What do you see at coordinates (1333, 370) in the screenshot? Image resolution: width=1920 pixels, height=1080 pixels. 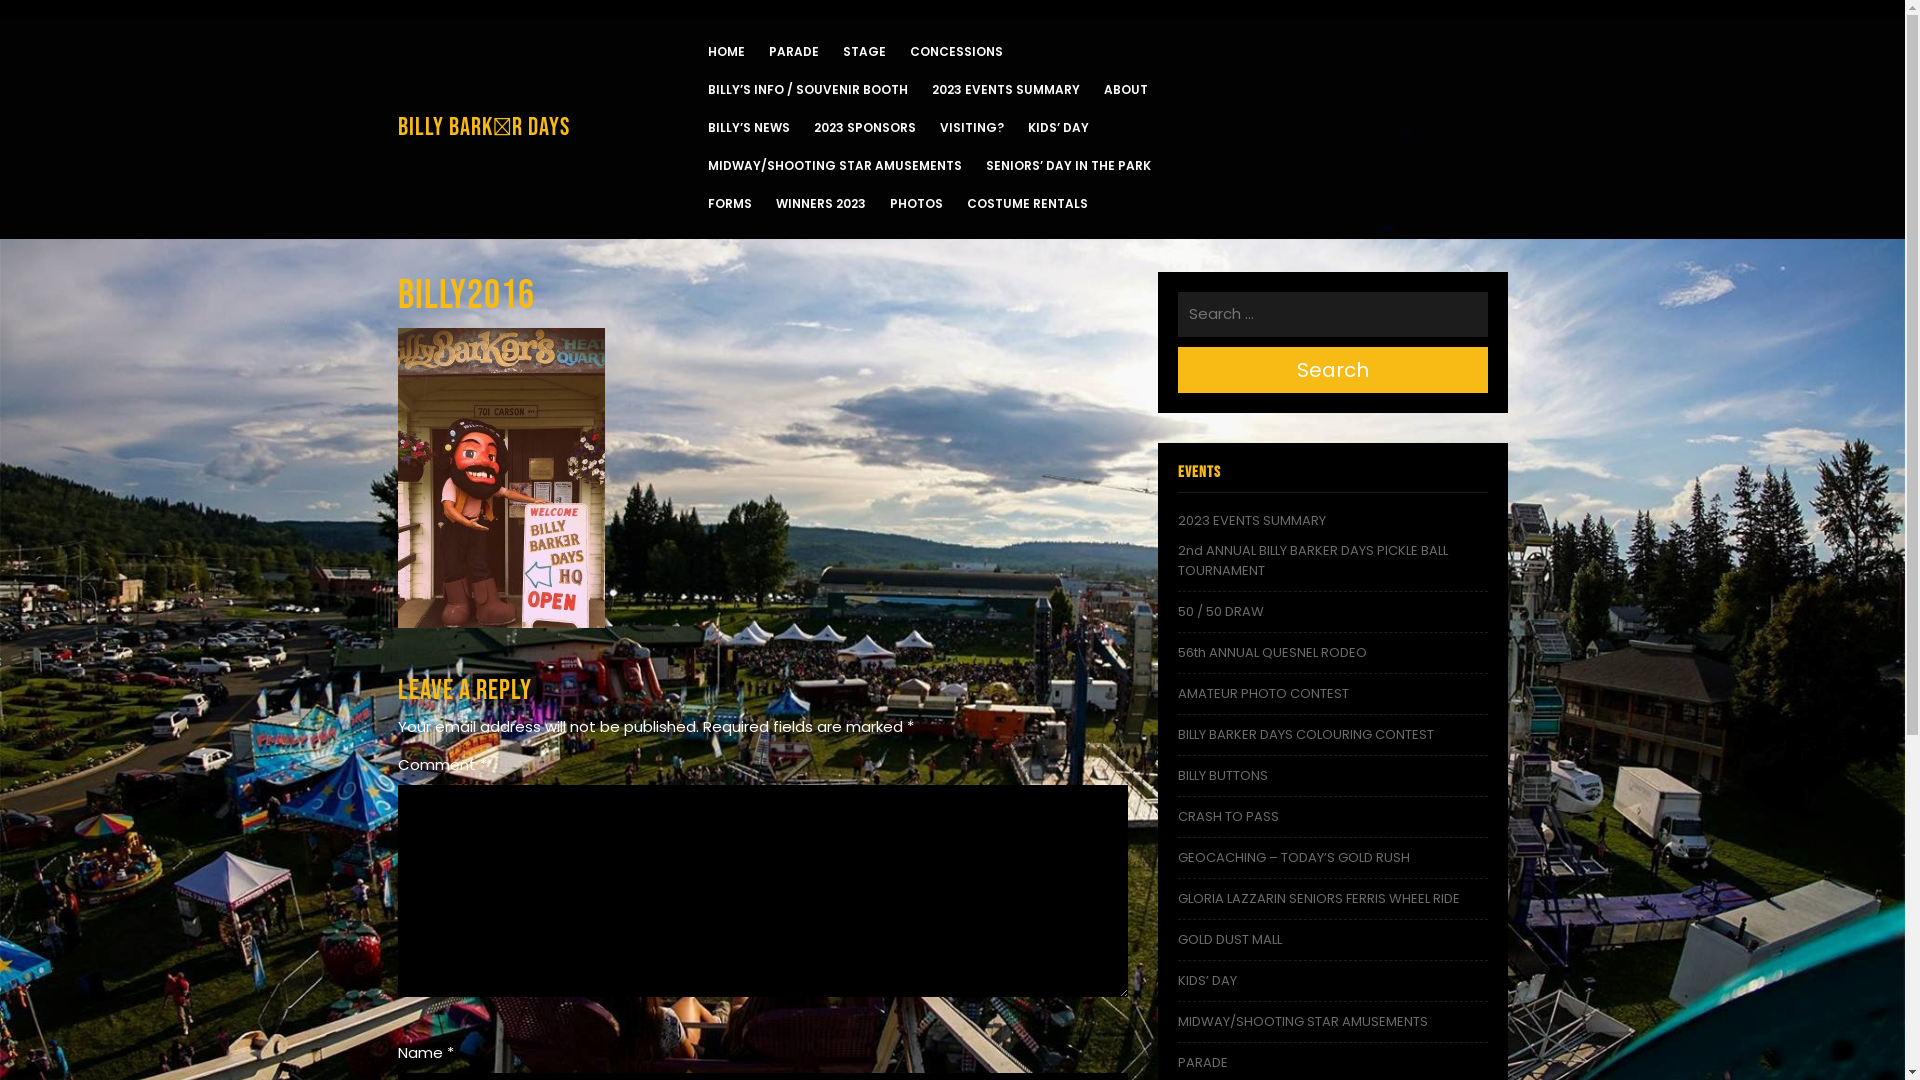 I see `'Search'` at bounding box center [1333, 370].